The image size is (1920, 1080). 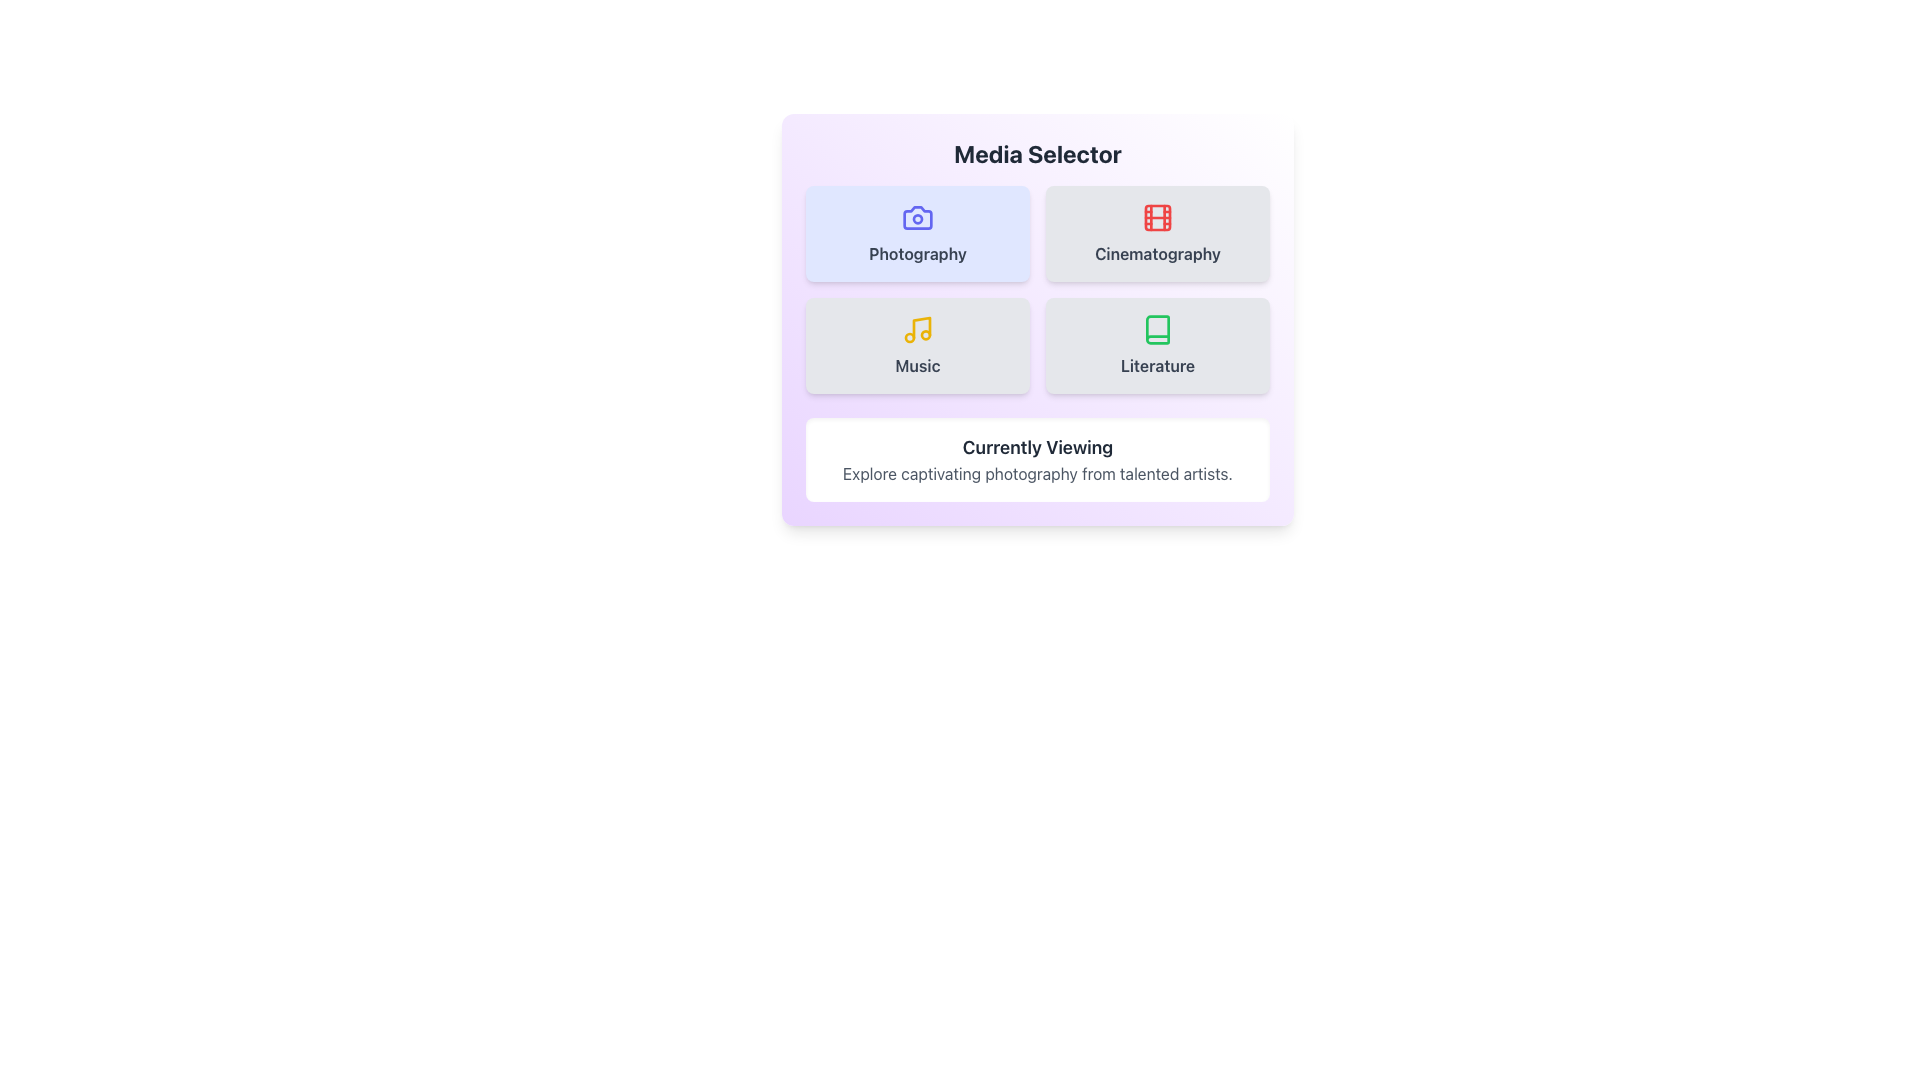 What do you see at coordinates (916, 253) in the screenshot?
I see `text label that denotes the 'Photography' category, located at the center of the element situated beneath the camera icon on the 'Photography' card` at bounding box center [916, 253].